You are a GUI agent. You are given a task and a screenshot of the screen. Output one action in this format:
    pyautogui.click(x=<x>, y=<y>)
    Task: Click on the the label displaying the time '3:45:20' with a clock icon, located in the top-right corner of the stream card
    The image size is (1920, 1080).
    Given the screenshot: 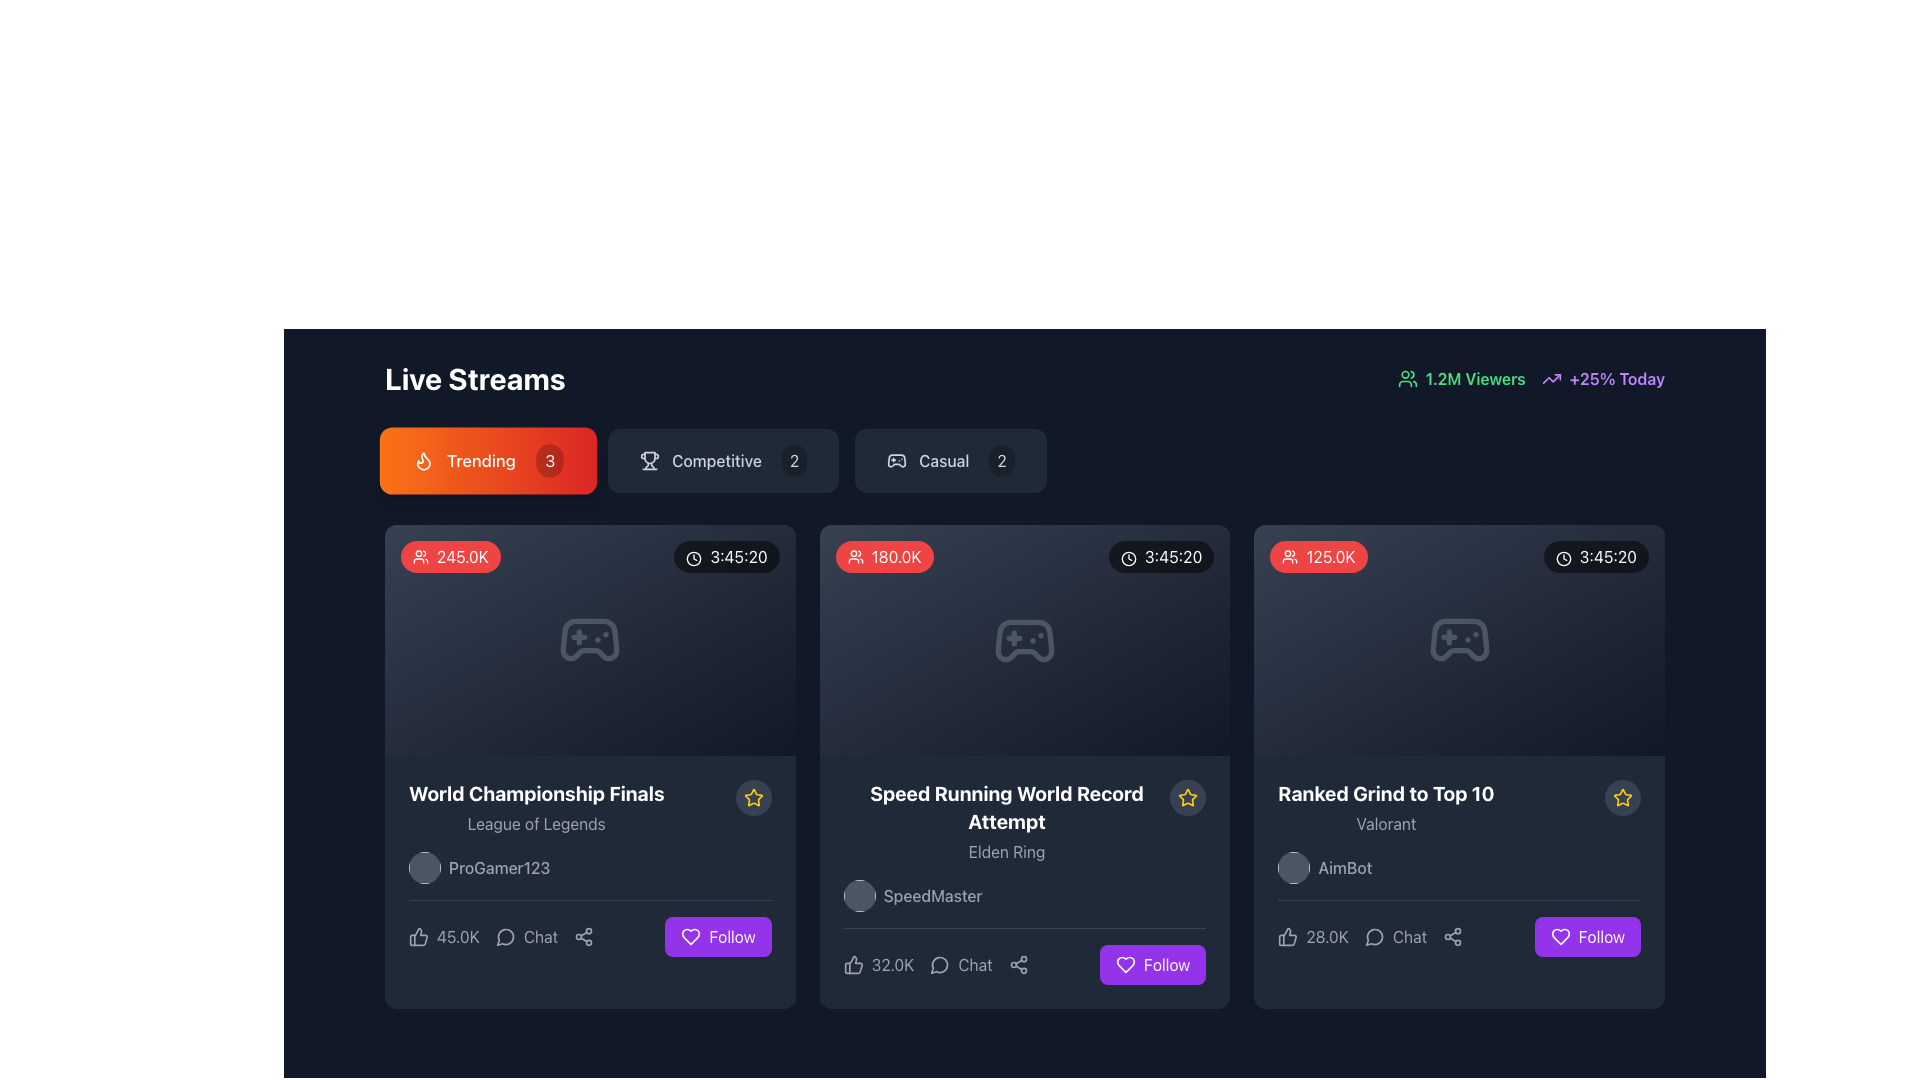 What is the action you would take?
    pyautogui.click(x=1595, y=556)
    